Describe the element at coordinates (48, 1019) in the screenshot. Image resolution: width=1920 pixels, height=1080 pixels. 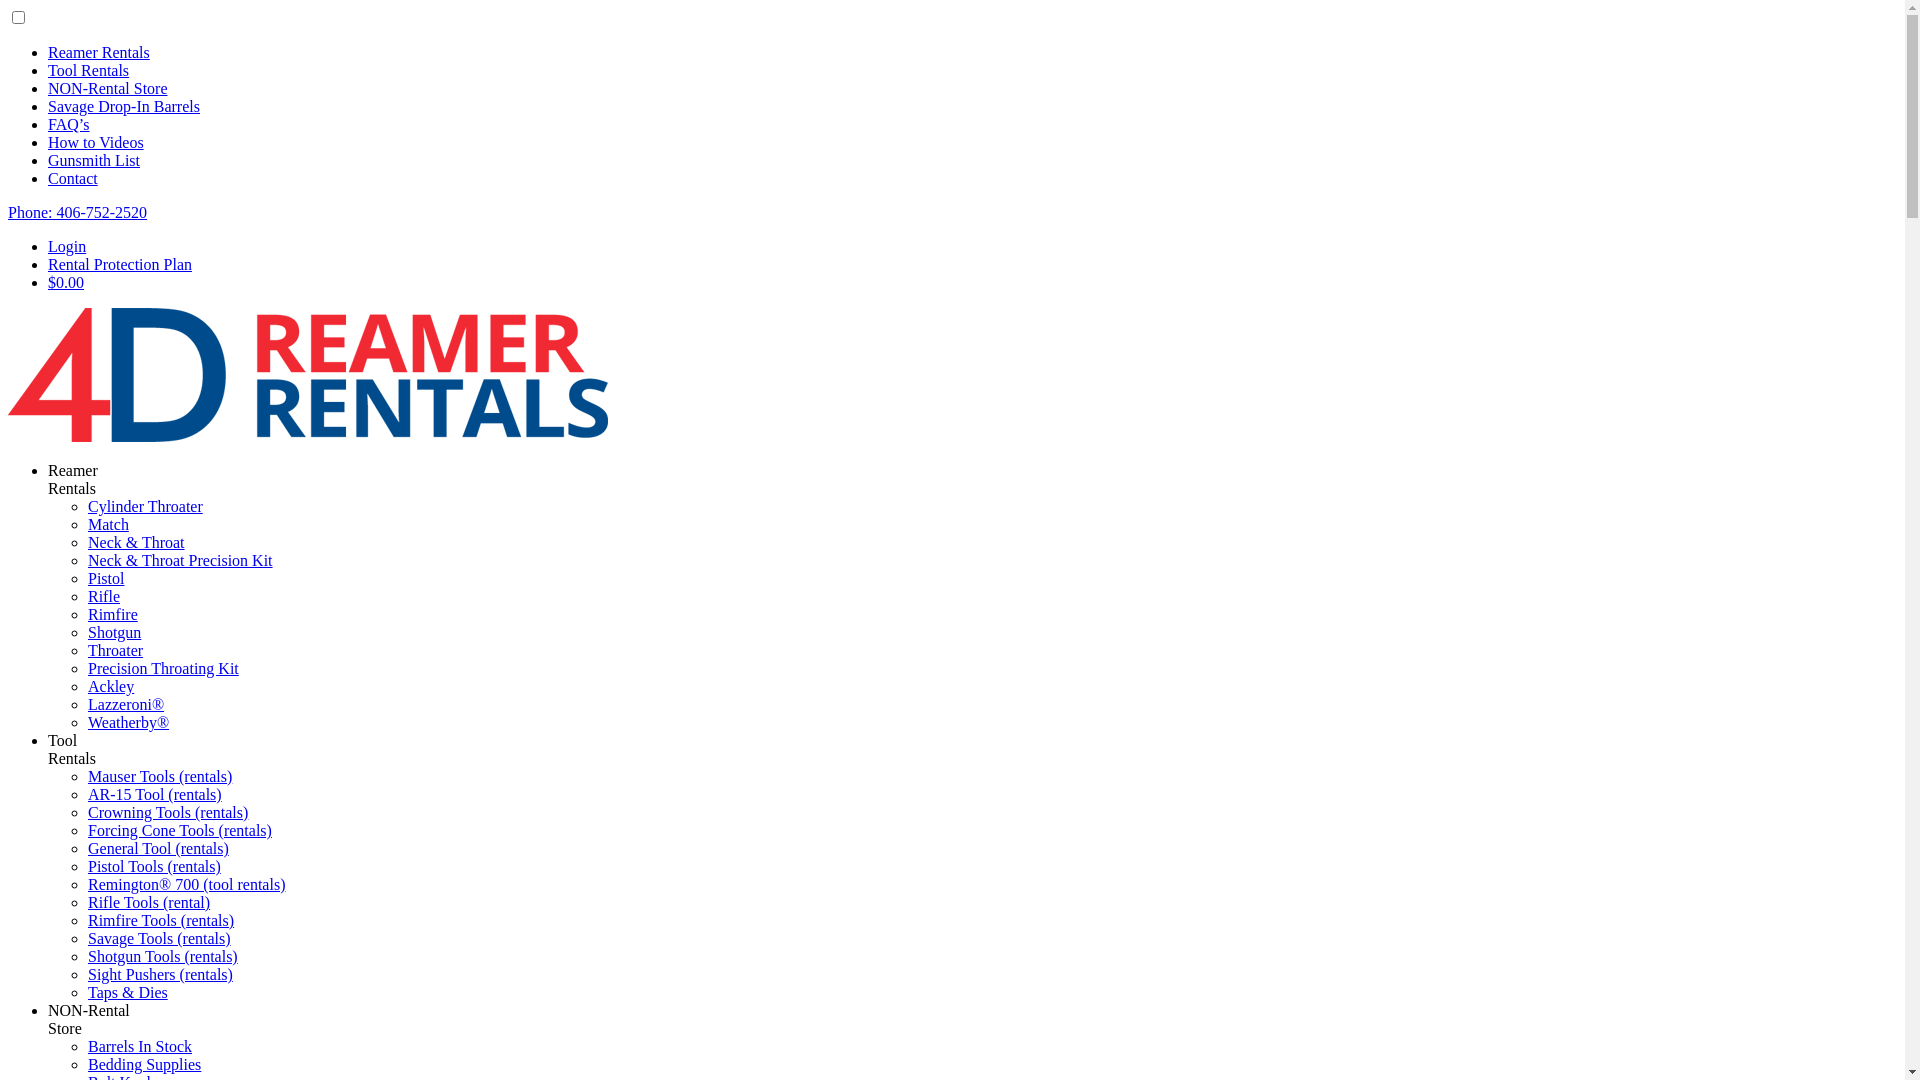
I see `'NON-Rental` at that location.